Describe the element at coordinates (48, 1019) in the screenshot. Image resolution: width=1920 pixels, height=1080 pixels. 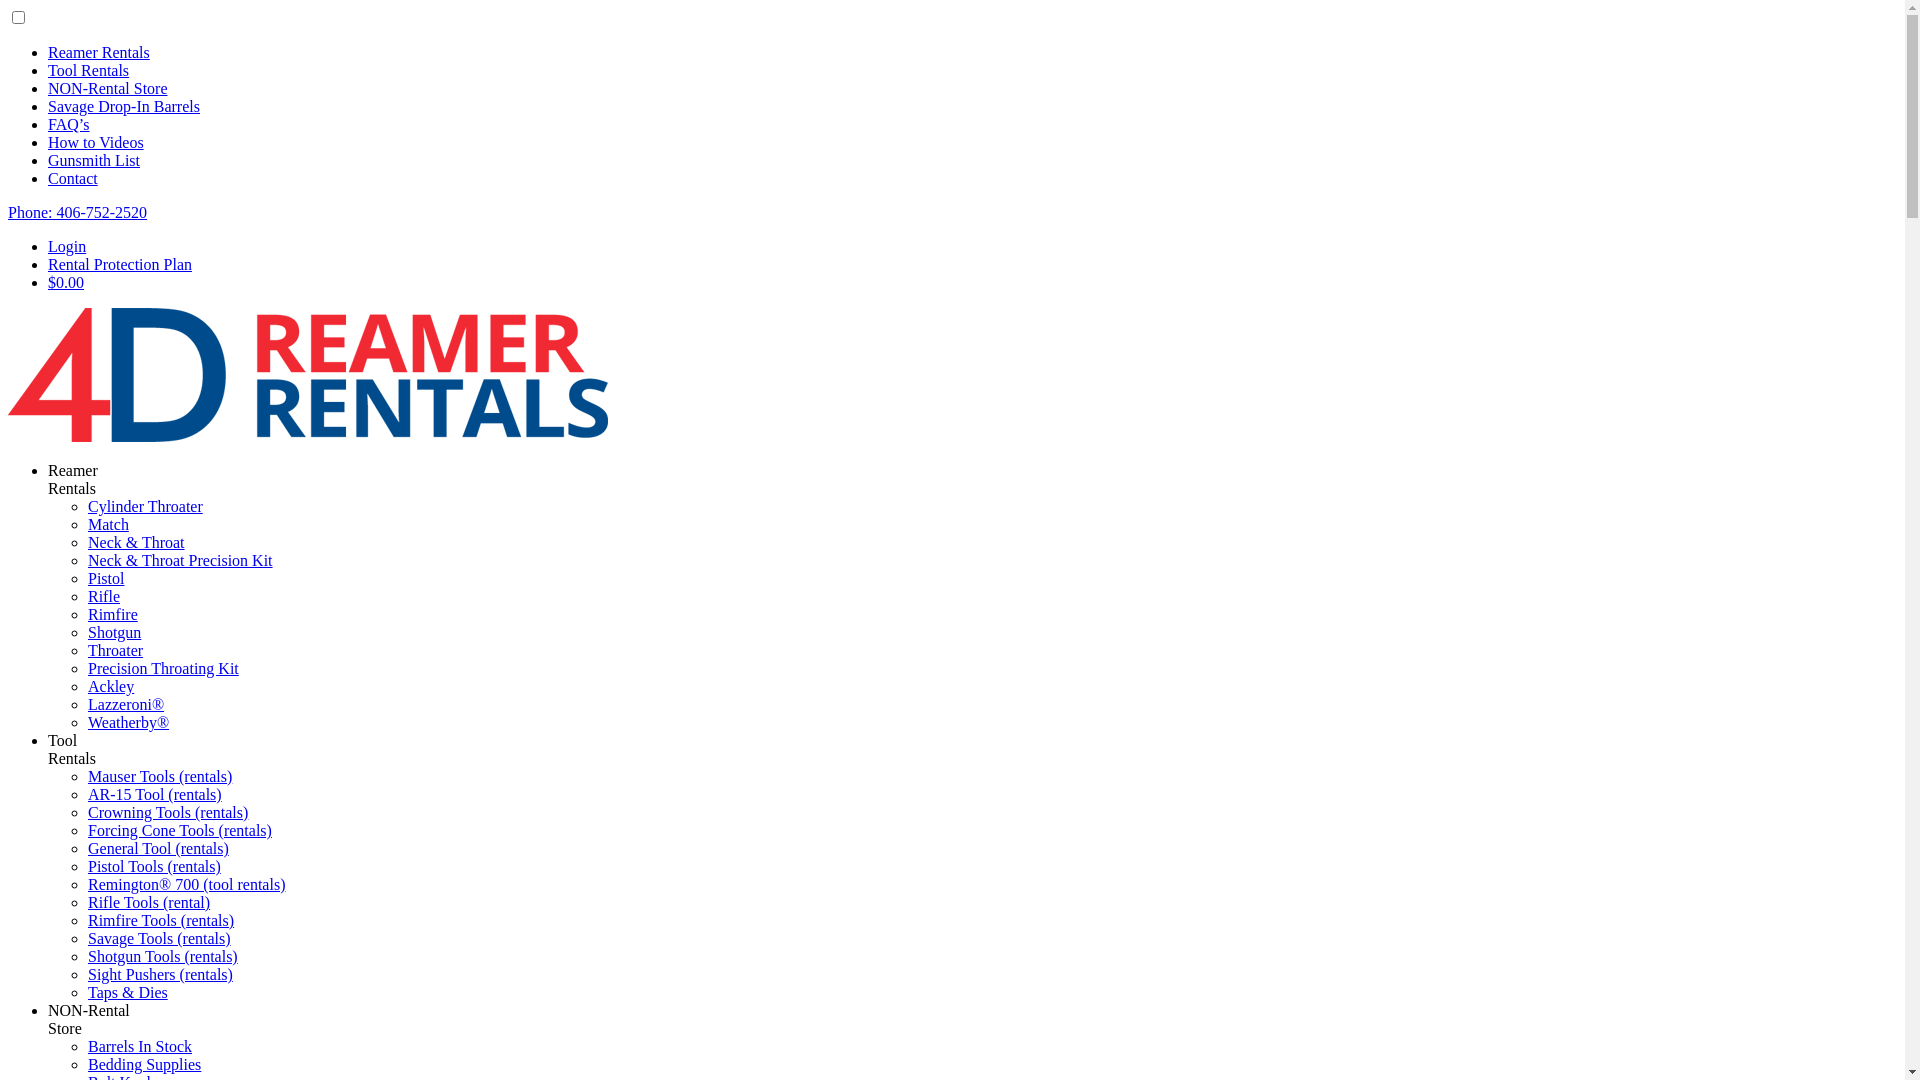
I see `'NON-Rental` at that location.